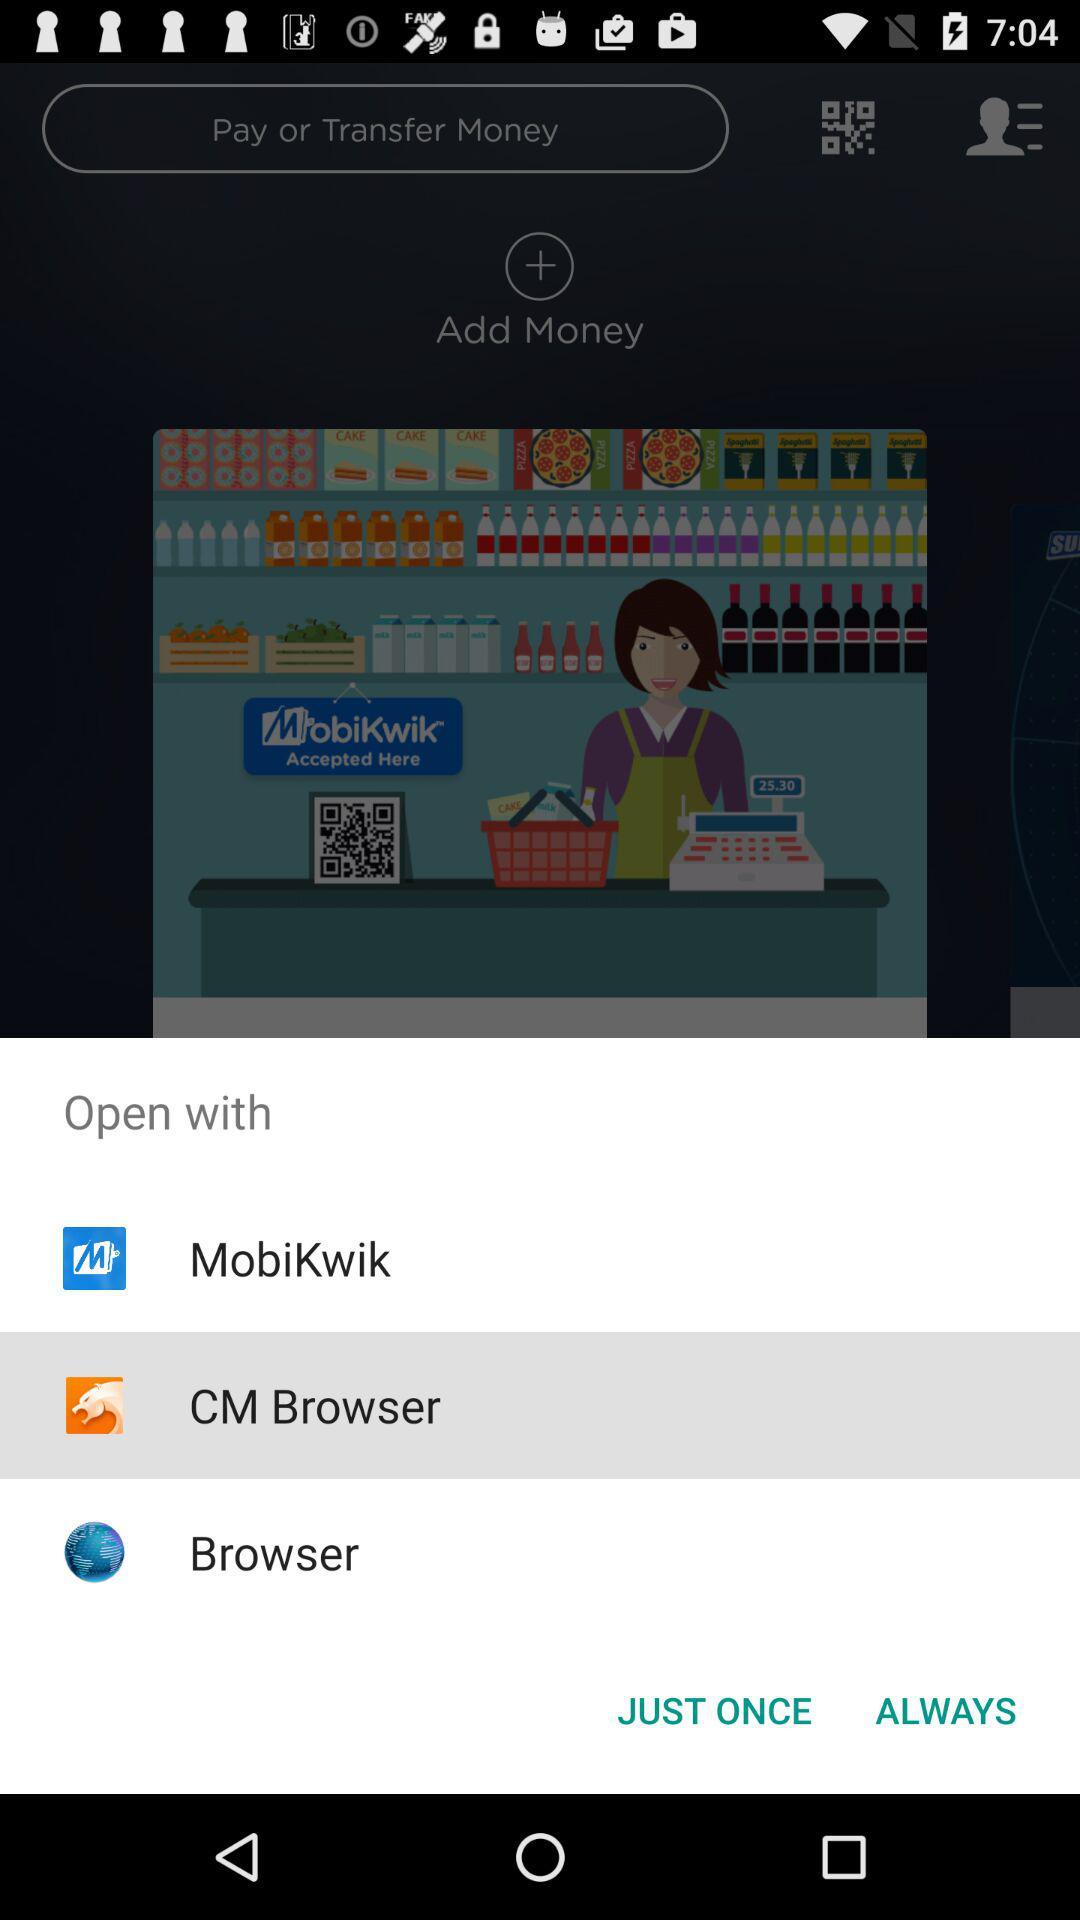 The image size is (1080, 1920). What do you see at coordinates (945, 1708) in the screenshot?
I see `icon below the open with item` at bounding box center [945, 1708].